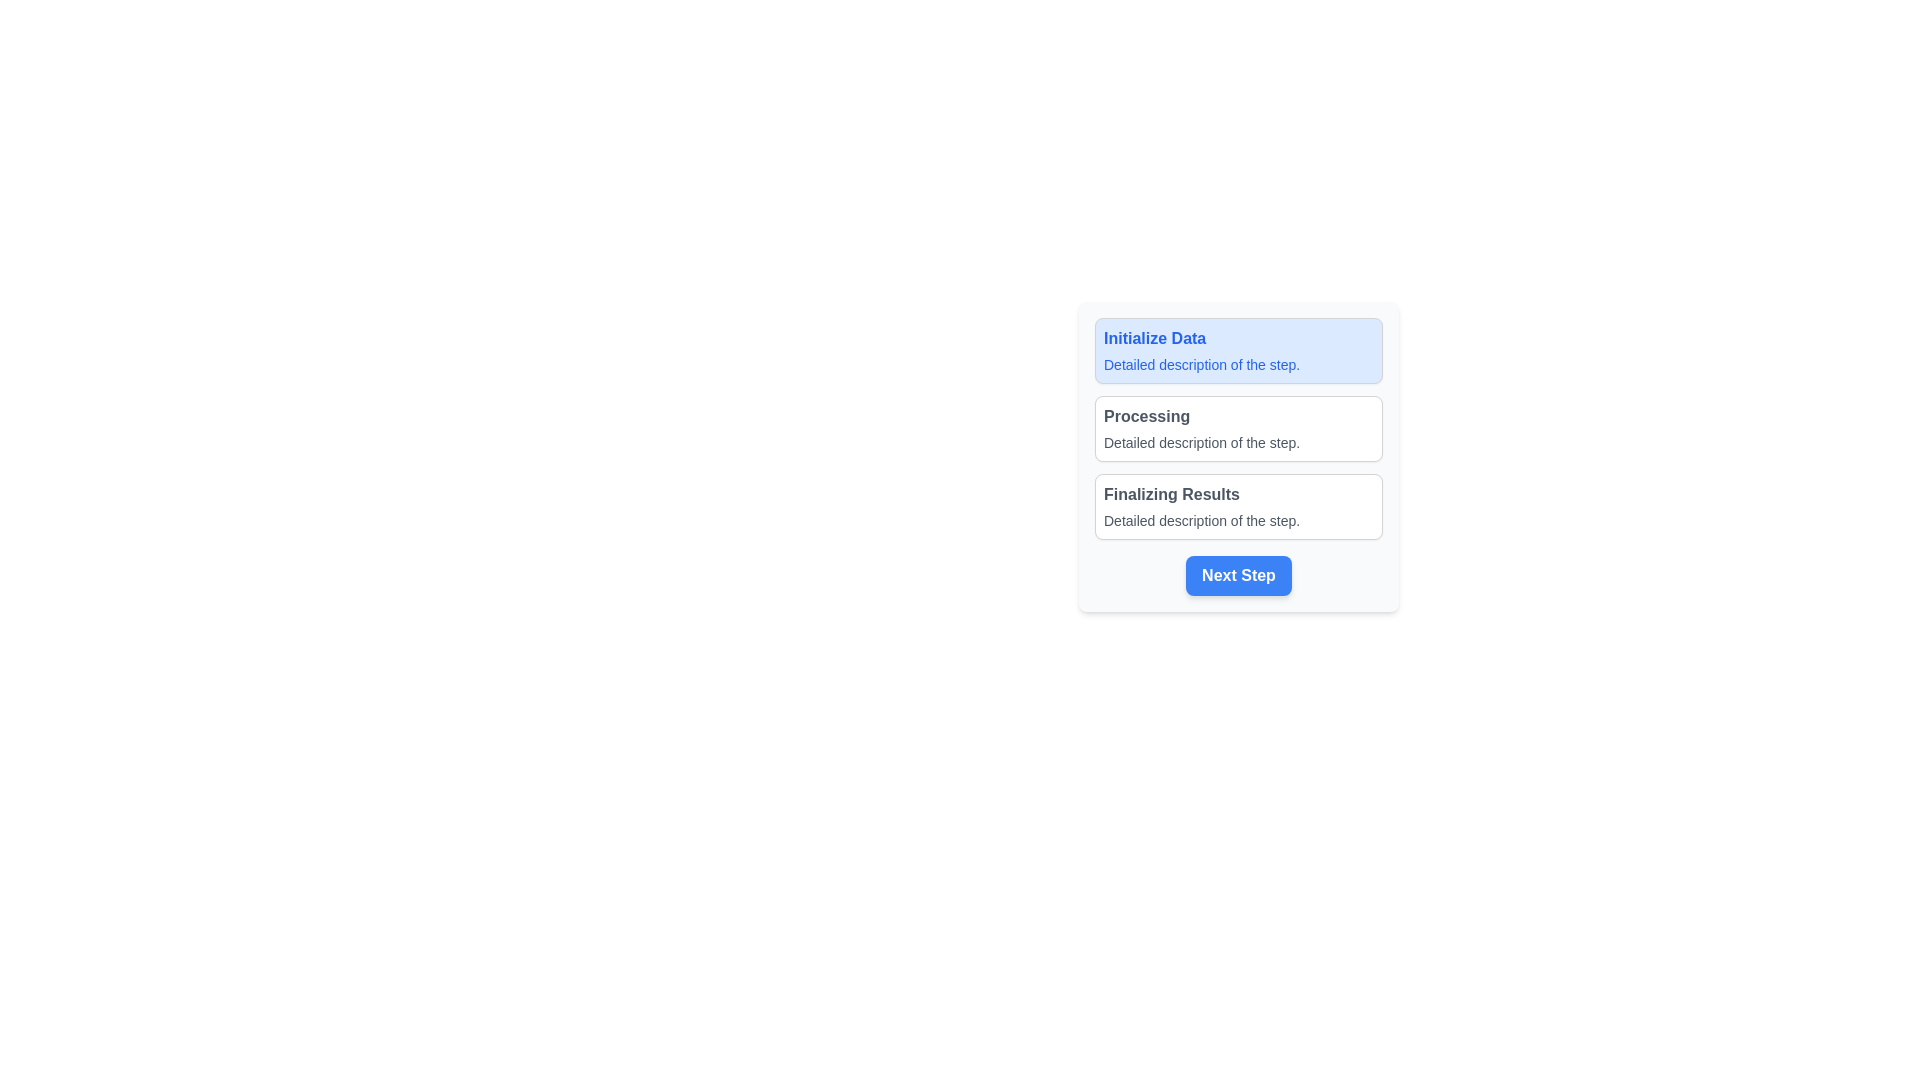  I want to click on assistive technology, so click(1237, 350).